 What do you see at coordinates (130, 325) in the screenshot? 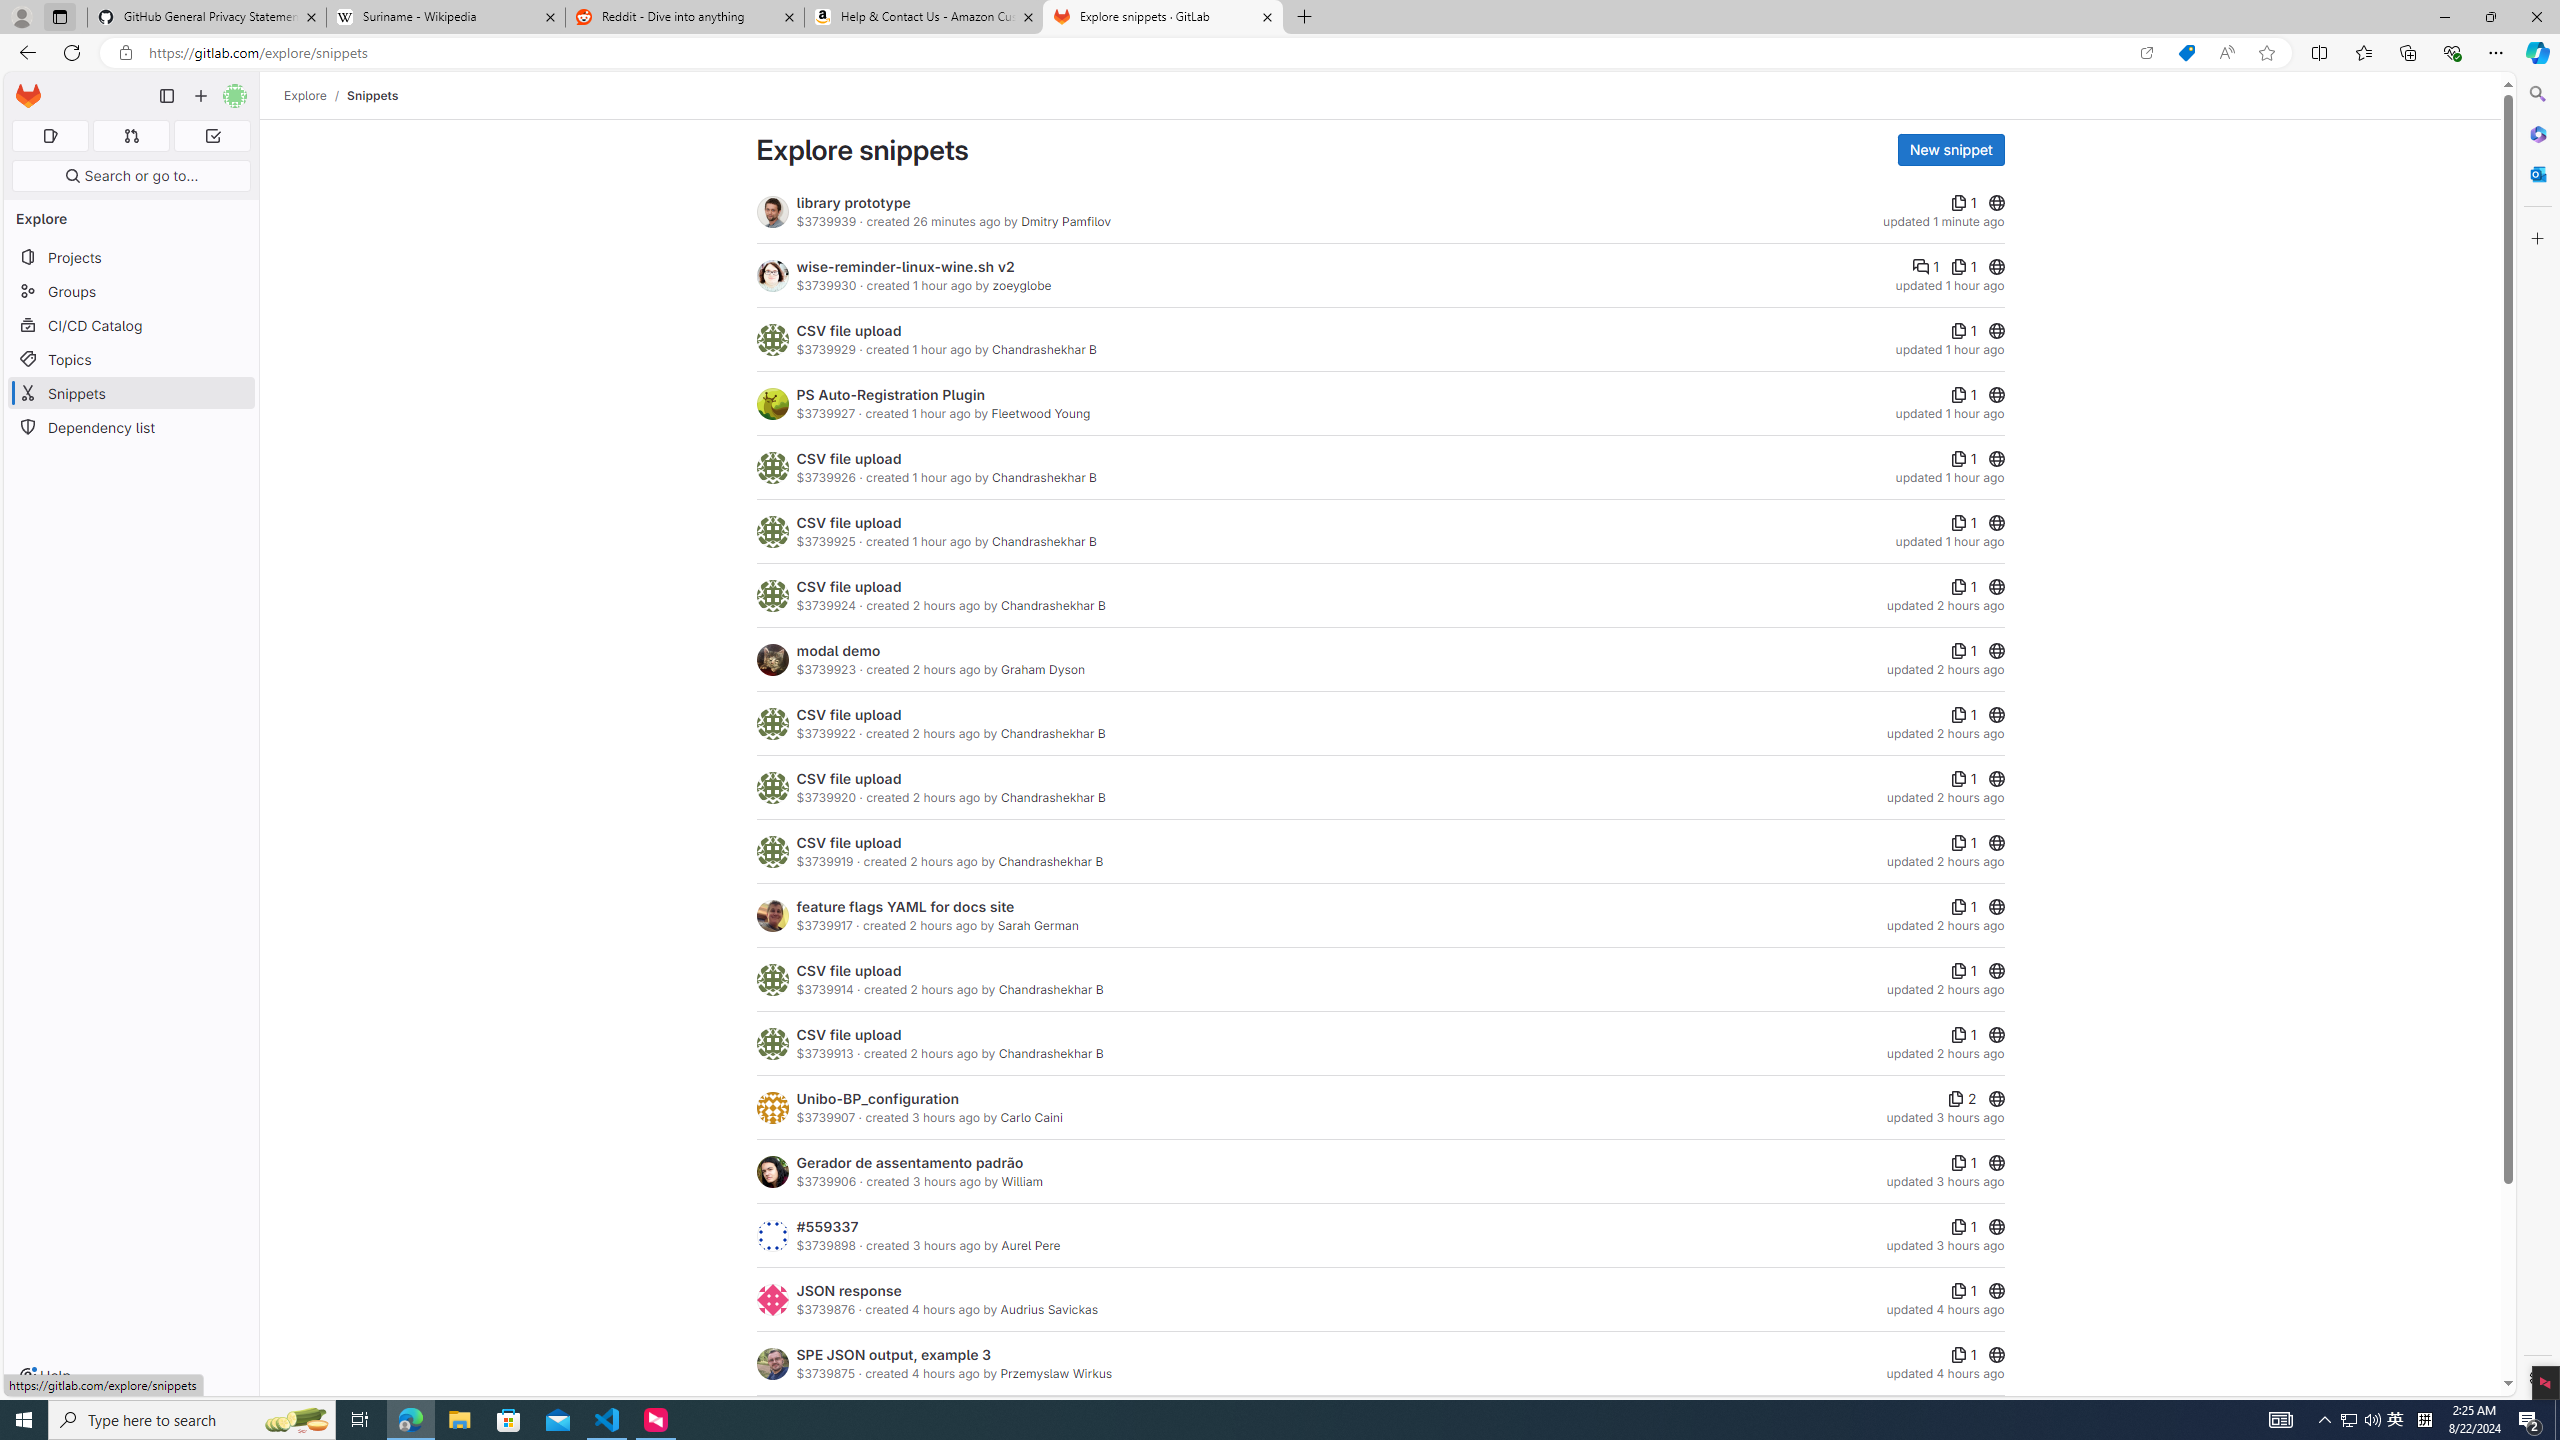
I see `'CI/CD Catalog'` at bounding box center [130, 325].